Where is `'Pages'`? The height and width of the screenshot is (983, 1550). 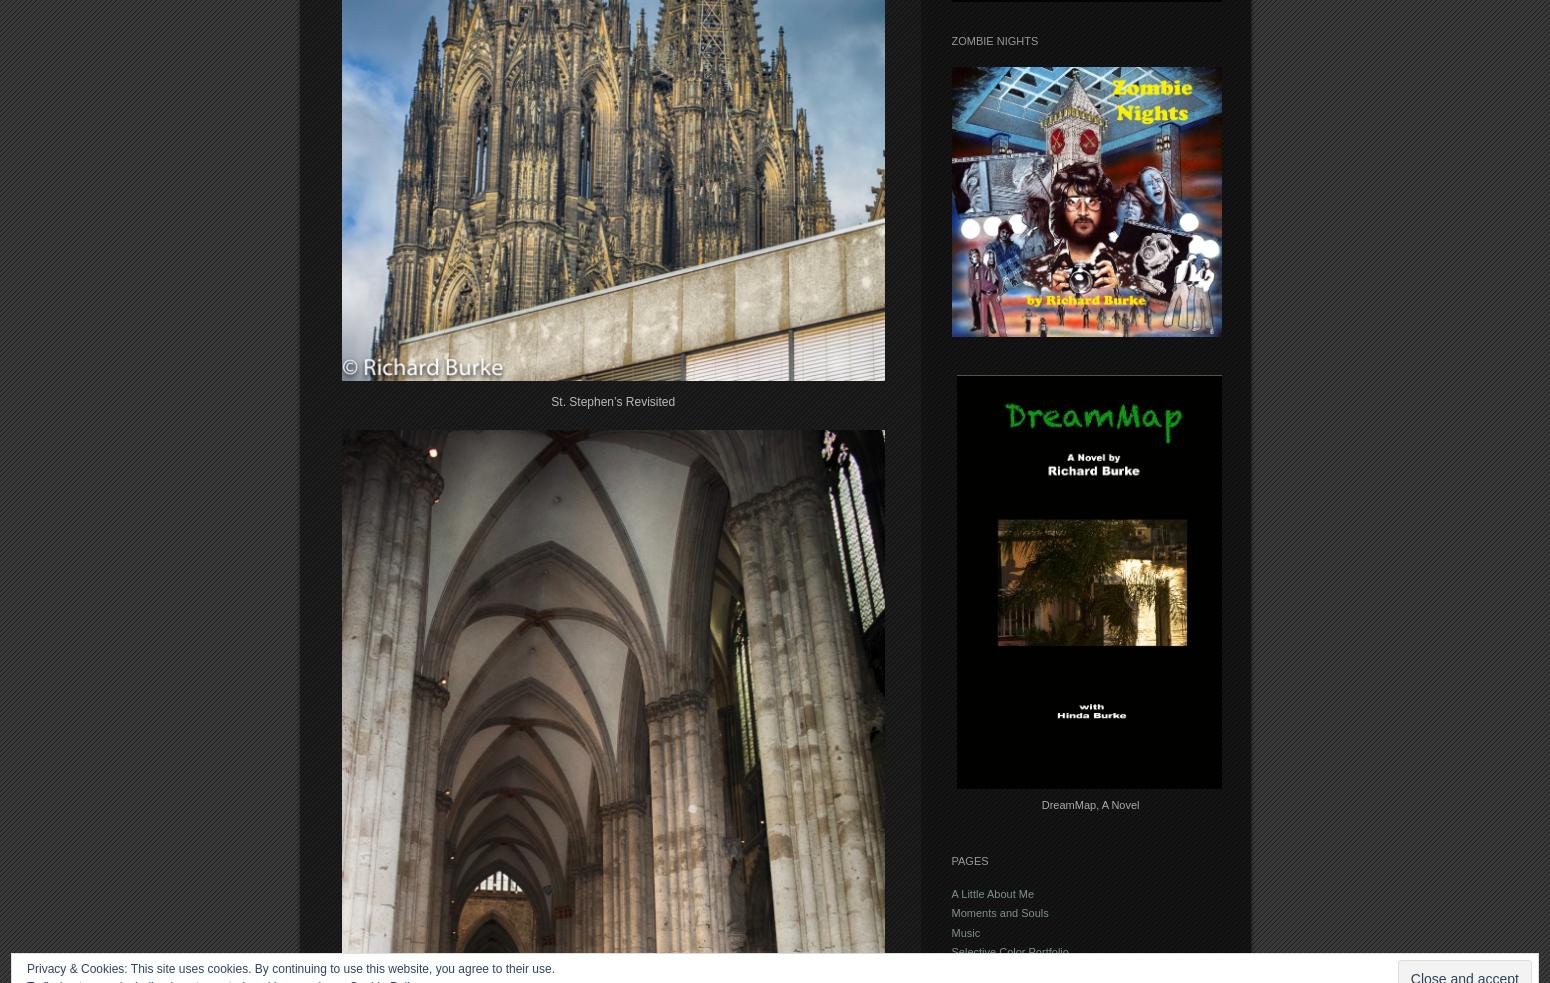 'Pages' is located at coordinates (949, 861).